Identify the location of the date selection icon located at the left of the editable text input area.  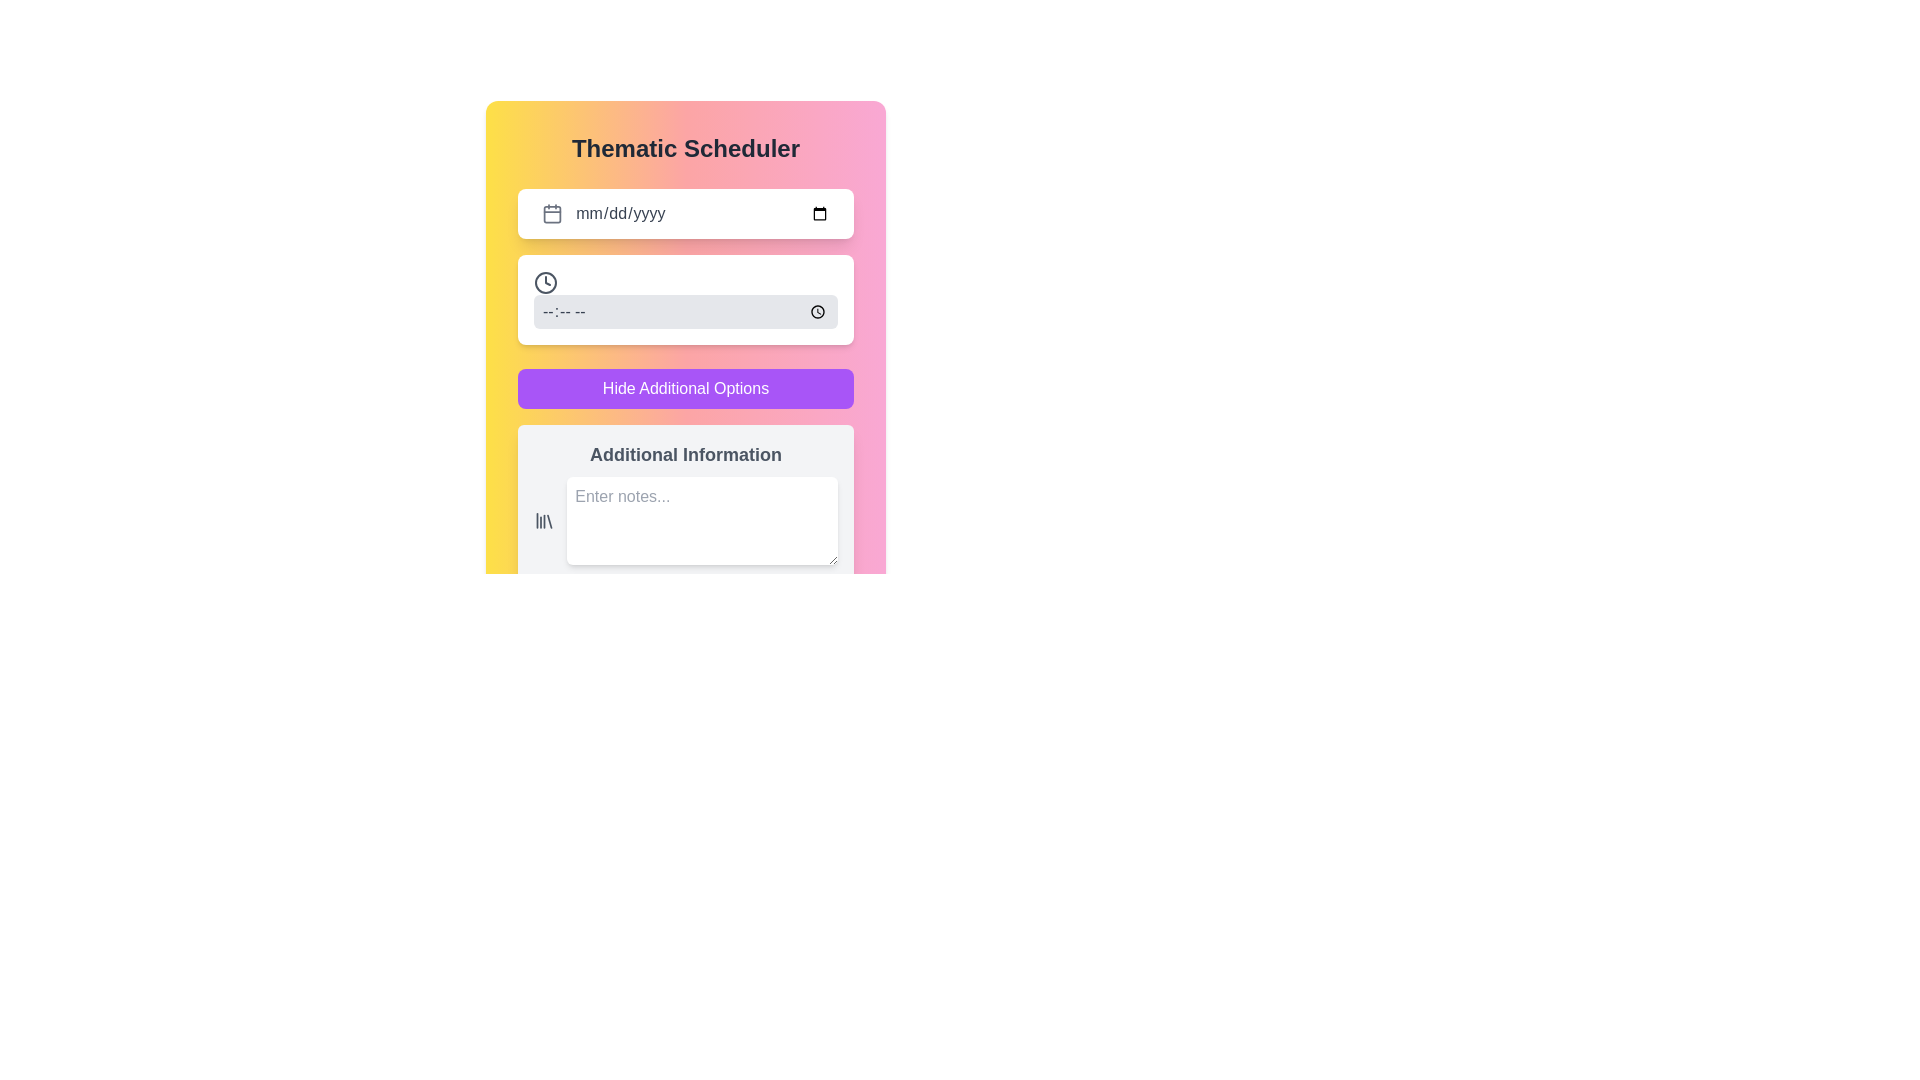
(552, 213).